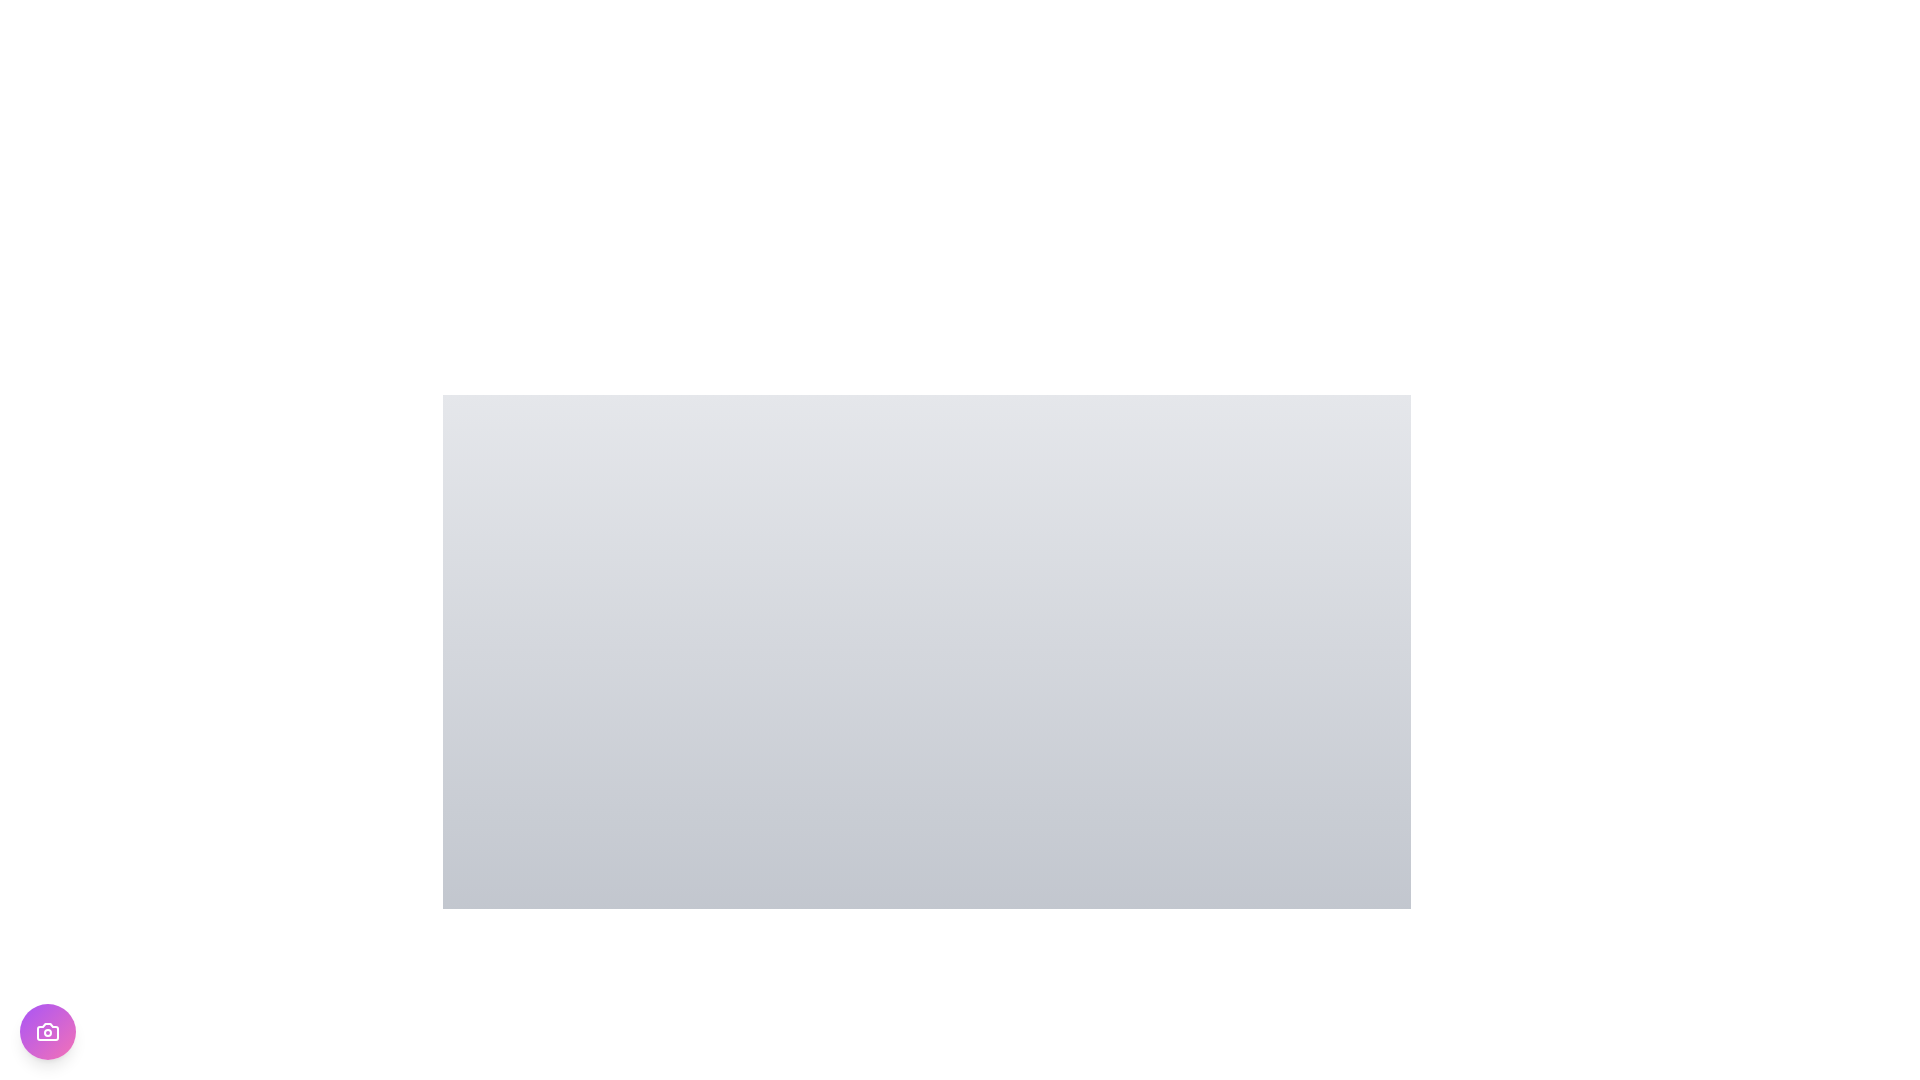 This screenshot has width=1920, height=1080. What do you see at coordinates (48, 1032) in the screenshot?
I see `floating button in the bottom-left corner to toggle the menu visibility` at bounding box center [48, 1032].